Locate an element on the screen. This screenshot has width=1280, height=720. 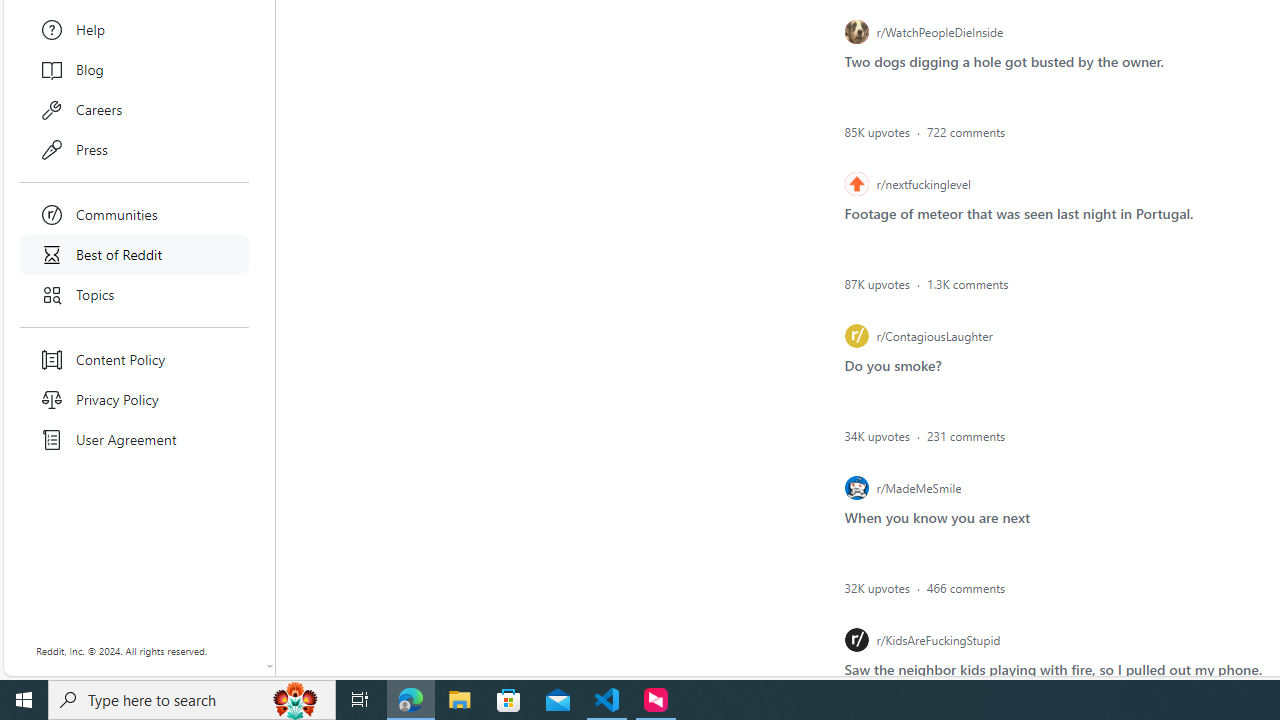
'Privacy Policy' is located at coordinates (134, 399).